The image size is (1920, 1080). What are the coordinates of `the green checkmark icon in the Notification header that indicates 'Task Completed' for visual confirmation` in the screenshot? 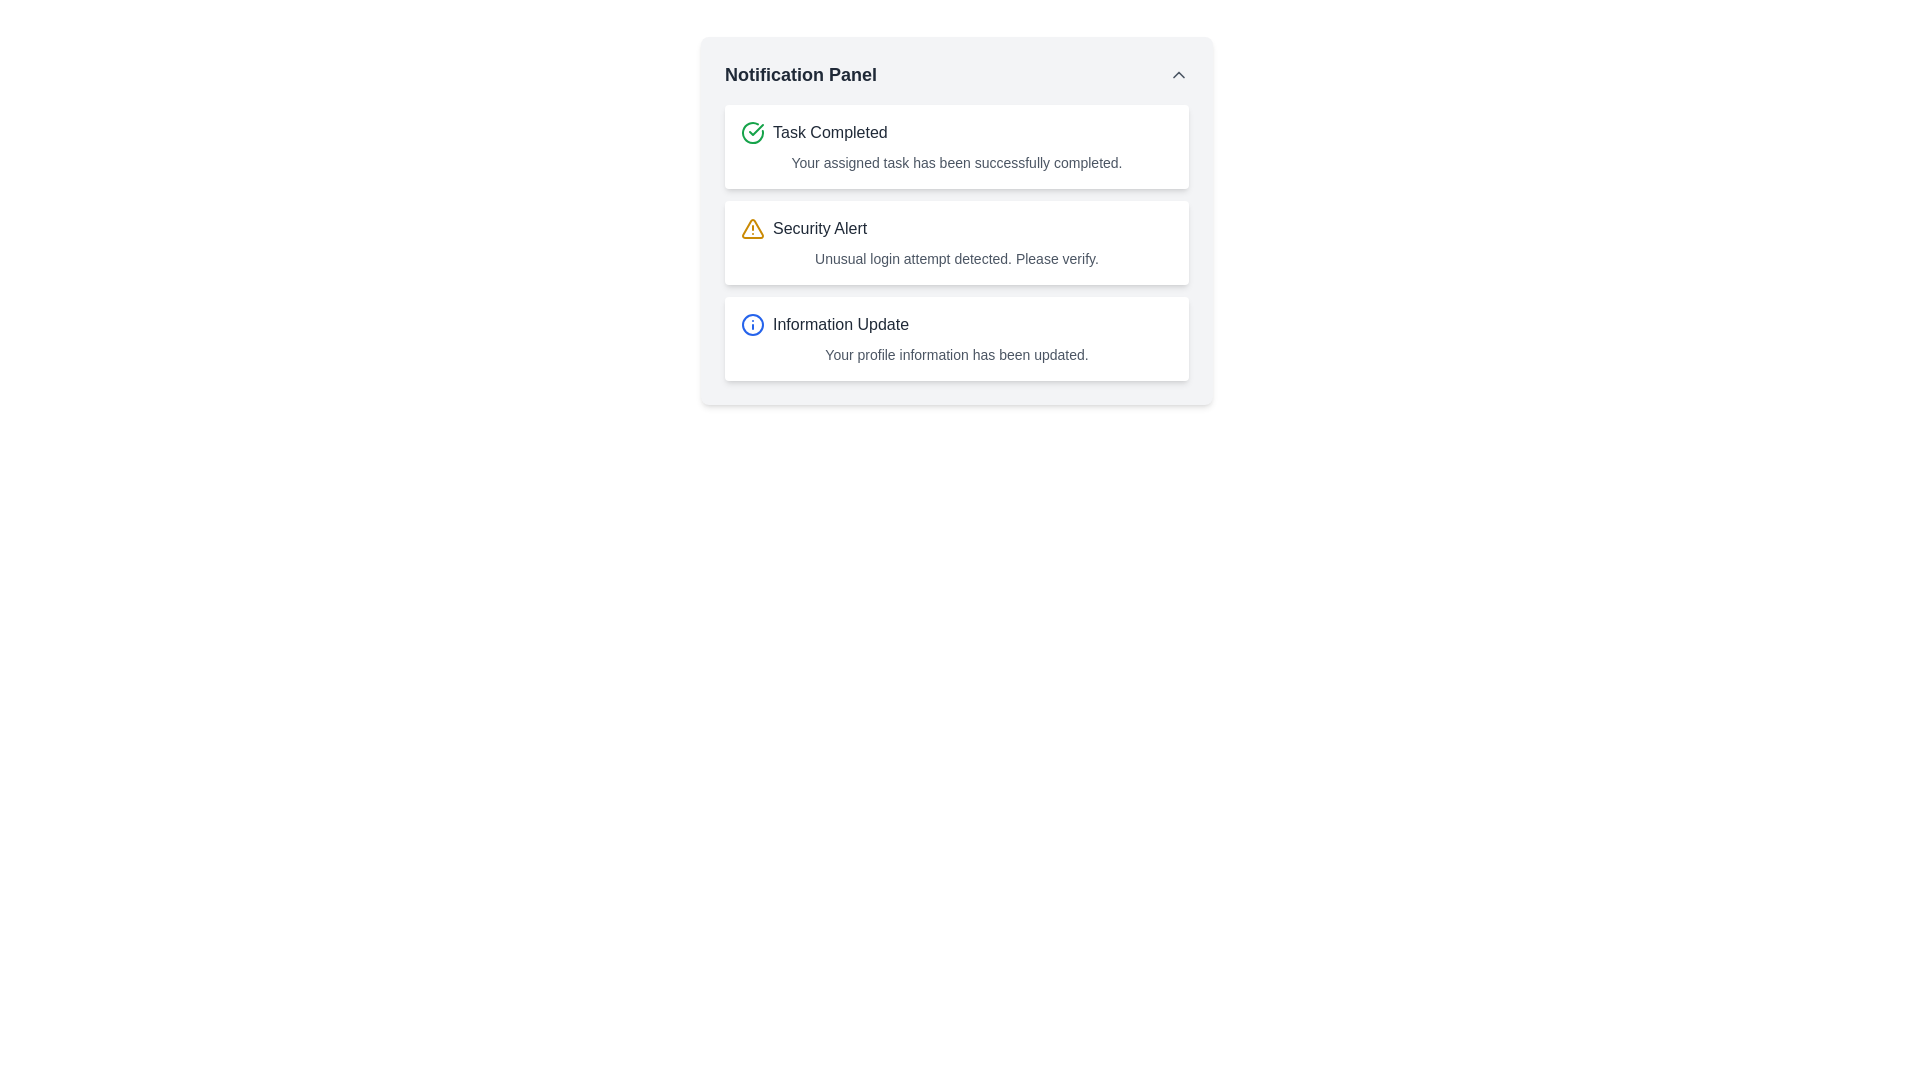 It's located at (955, 132).